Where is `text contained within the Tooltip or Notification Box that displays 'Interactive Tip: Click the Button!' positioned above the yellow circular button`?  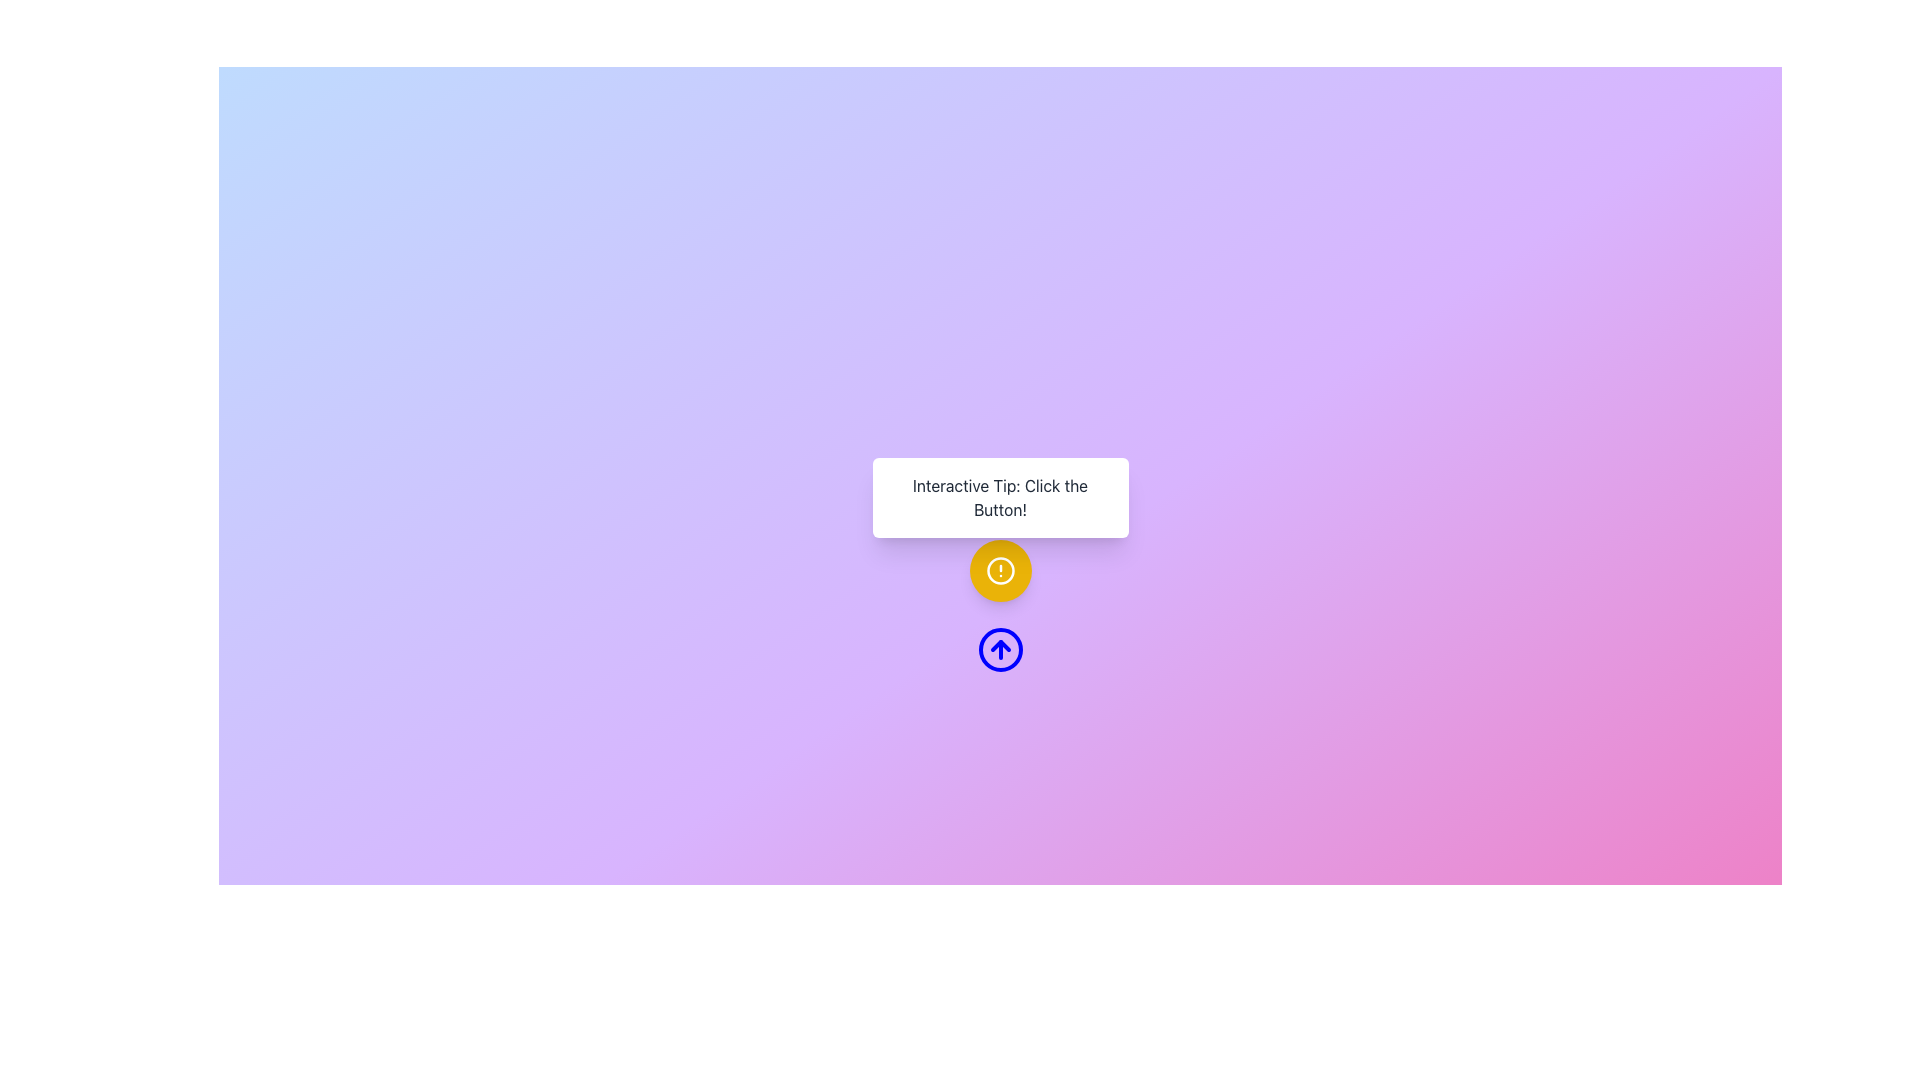
text contained within the Tooltip or Notification Box that displays 'Interactive Tip: Click the Button!' positioned above the yellow circular button is located at coordinates (1000, 496).